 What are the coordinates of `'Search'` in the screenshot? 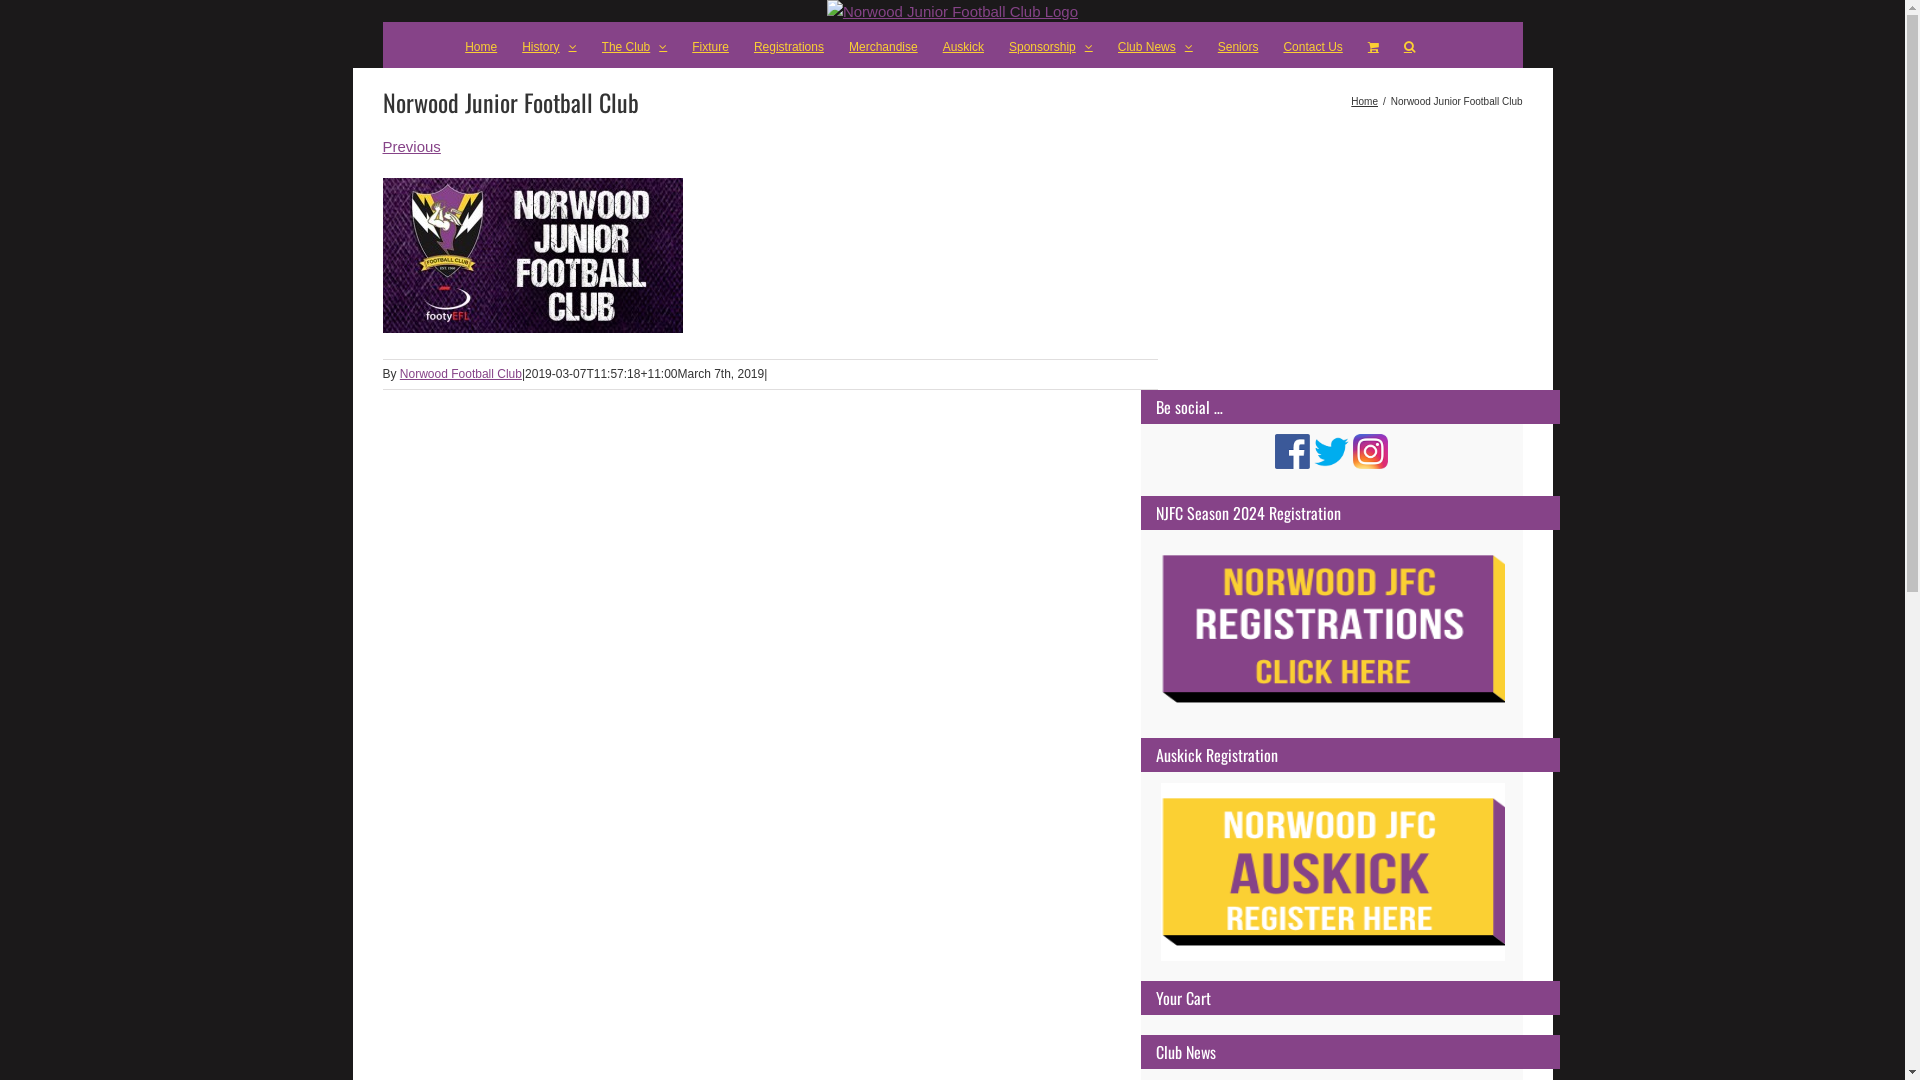 It's located at (1408, 45).